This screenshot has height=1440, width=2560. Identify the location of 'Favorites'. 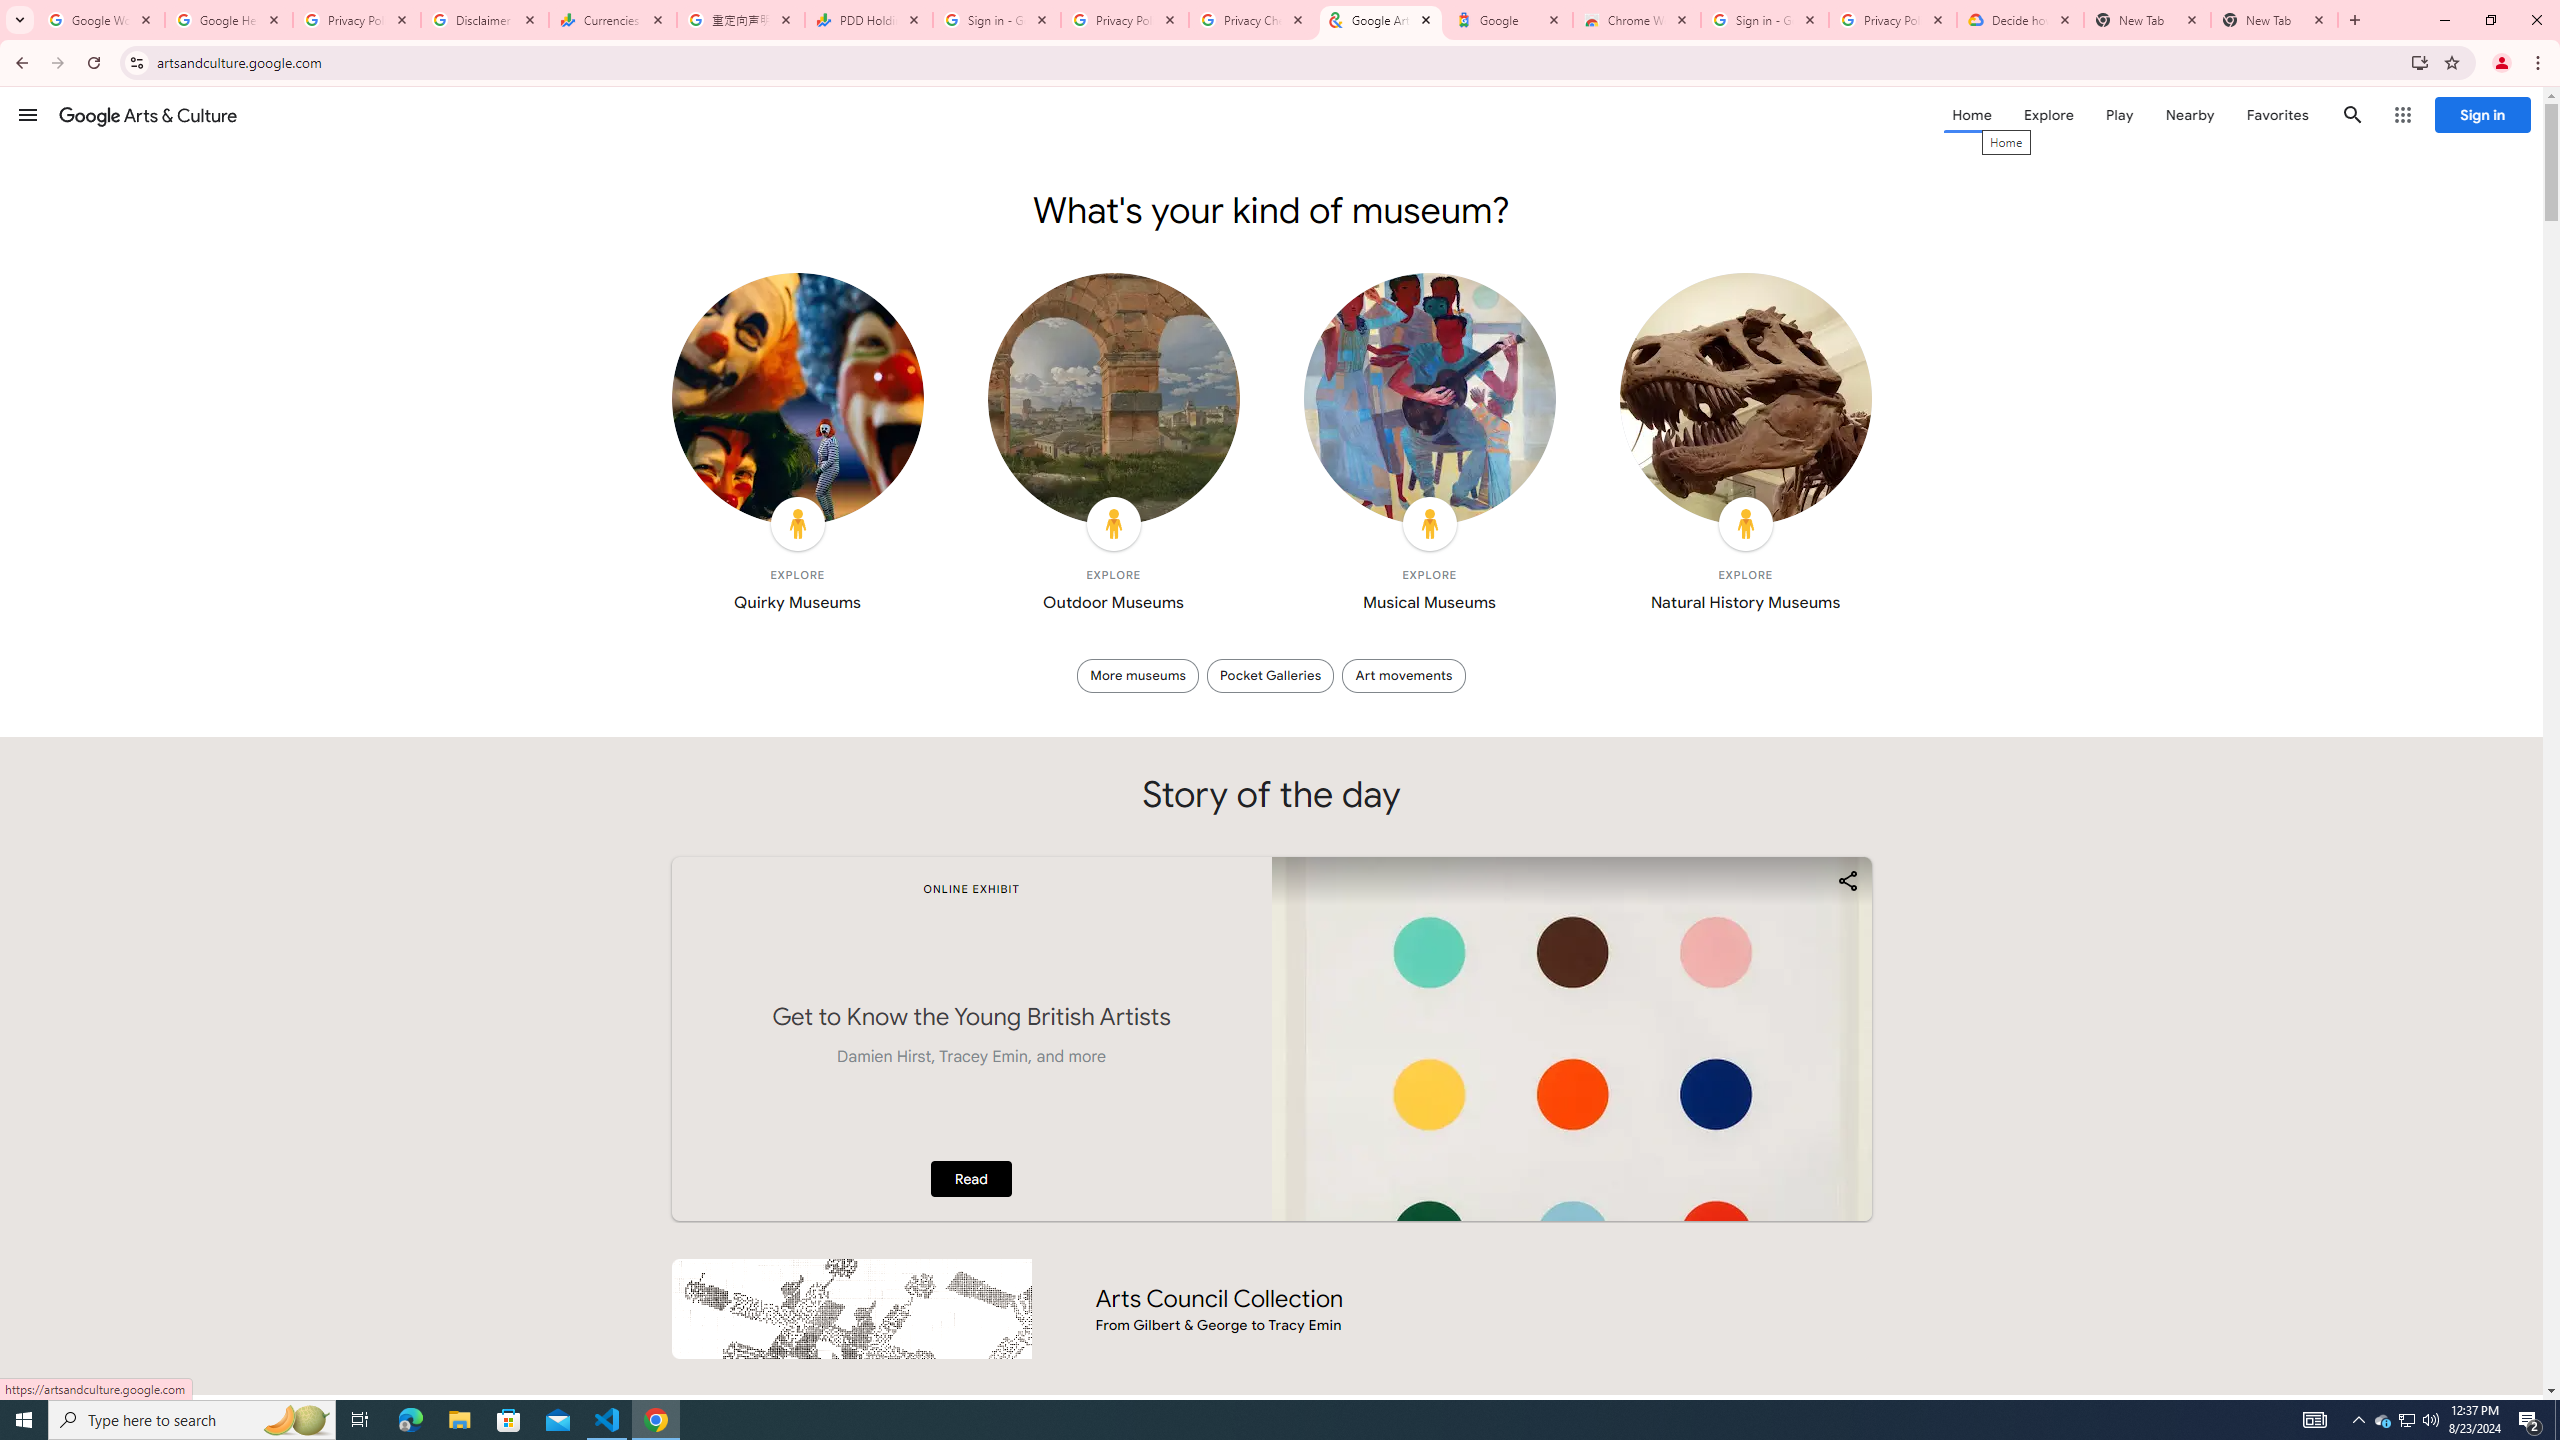
(2276, 114).